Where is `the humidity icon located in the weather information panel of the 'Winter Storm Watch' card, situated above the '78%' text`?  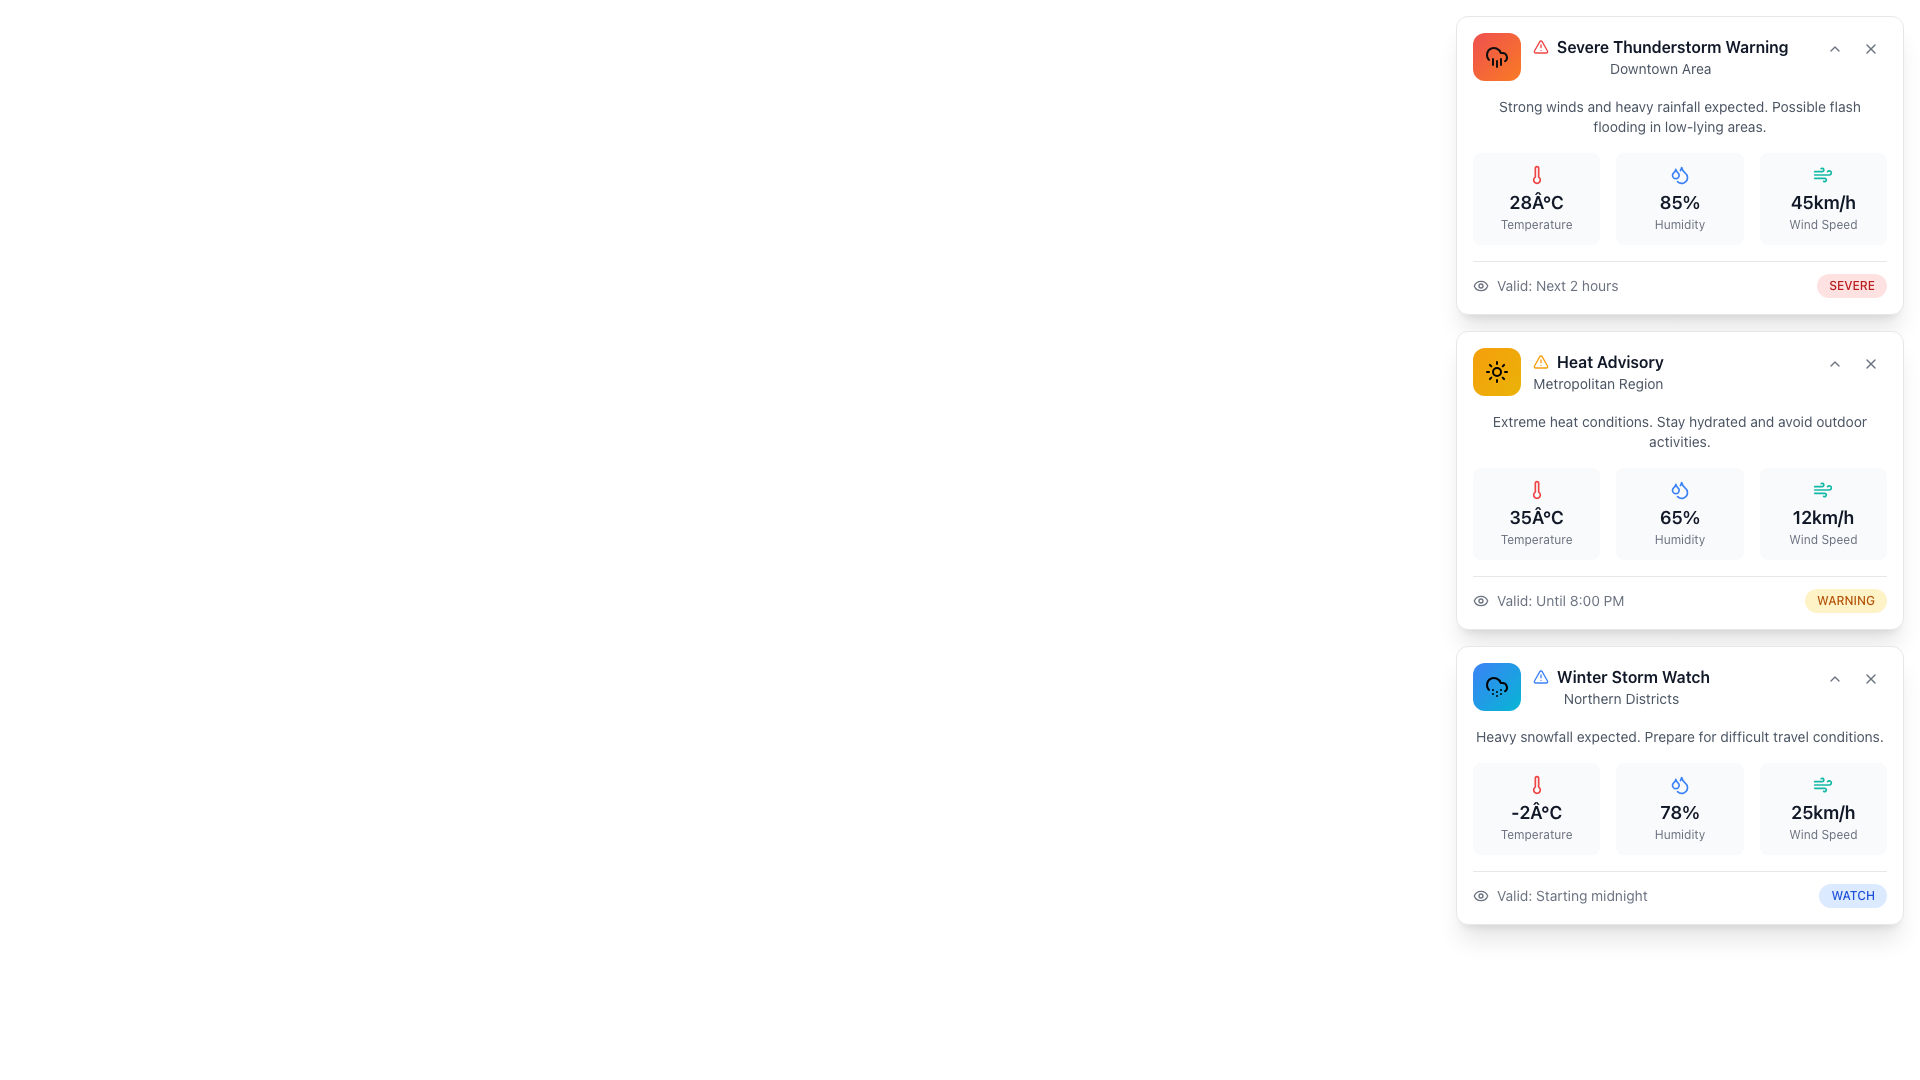
the humidity icon located in the weather information panel of the 'Winter Storm Watch' card, situated above the '78%' text is located at coordinates (1680, 784).